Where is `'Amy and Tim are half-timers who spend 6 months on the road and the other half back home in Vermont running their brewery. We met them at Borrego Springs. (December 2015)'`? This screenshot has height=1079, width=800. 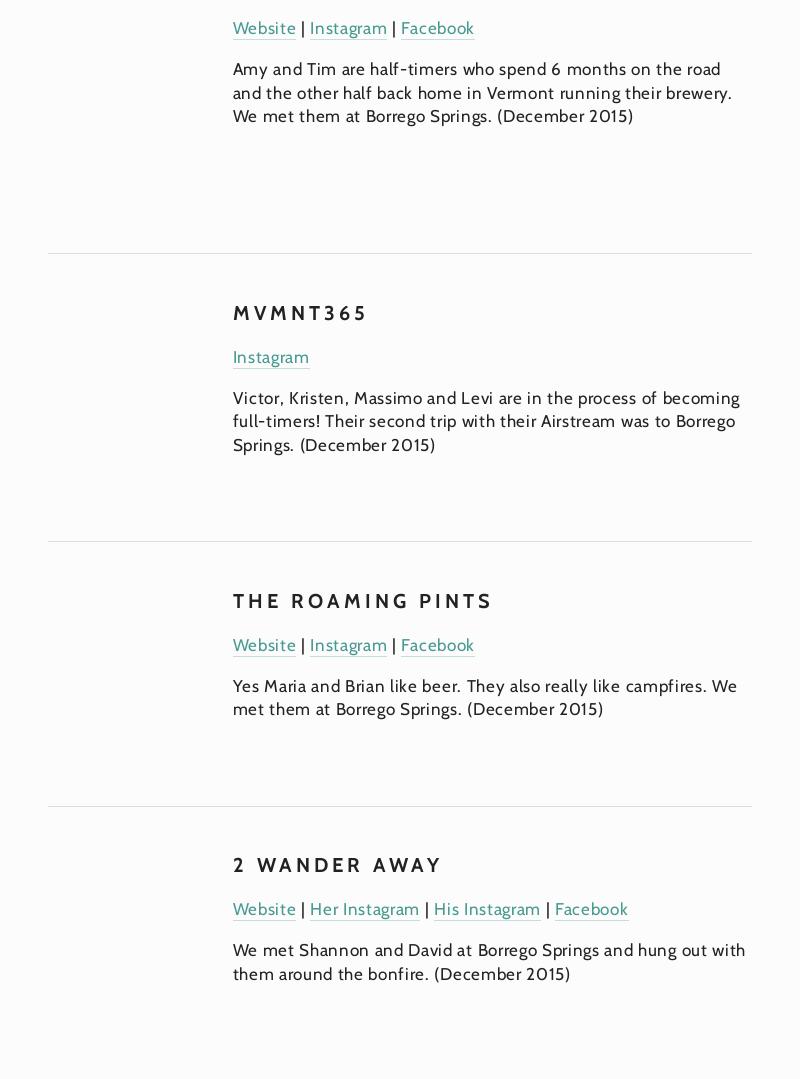
'Amy and Tim are half-timers who spend 6 months on the road and the other half back home in Vermont running their brewery. We met them at Borrego Springs. (December 2015)' is located at coordinates (484, 92).